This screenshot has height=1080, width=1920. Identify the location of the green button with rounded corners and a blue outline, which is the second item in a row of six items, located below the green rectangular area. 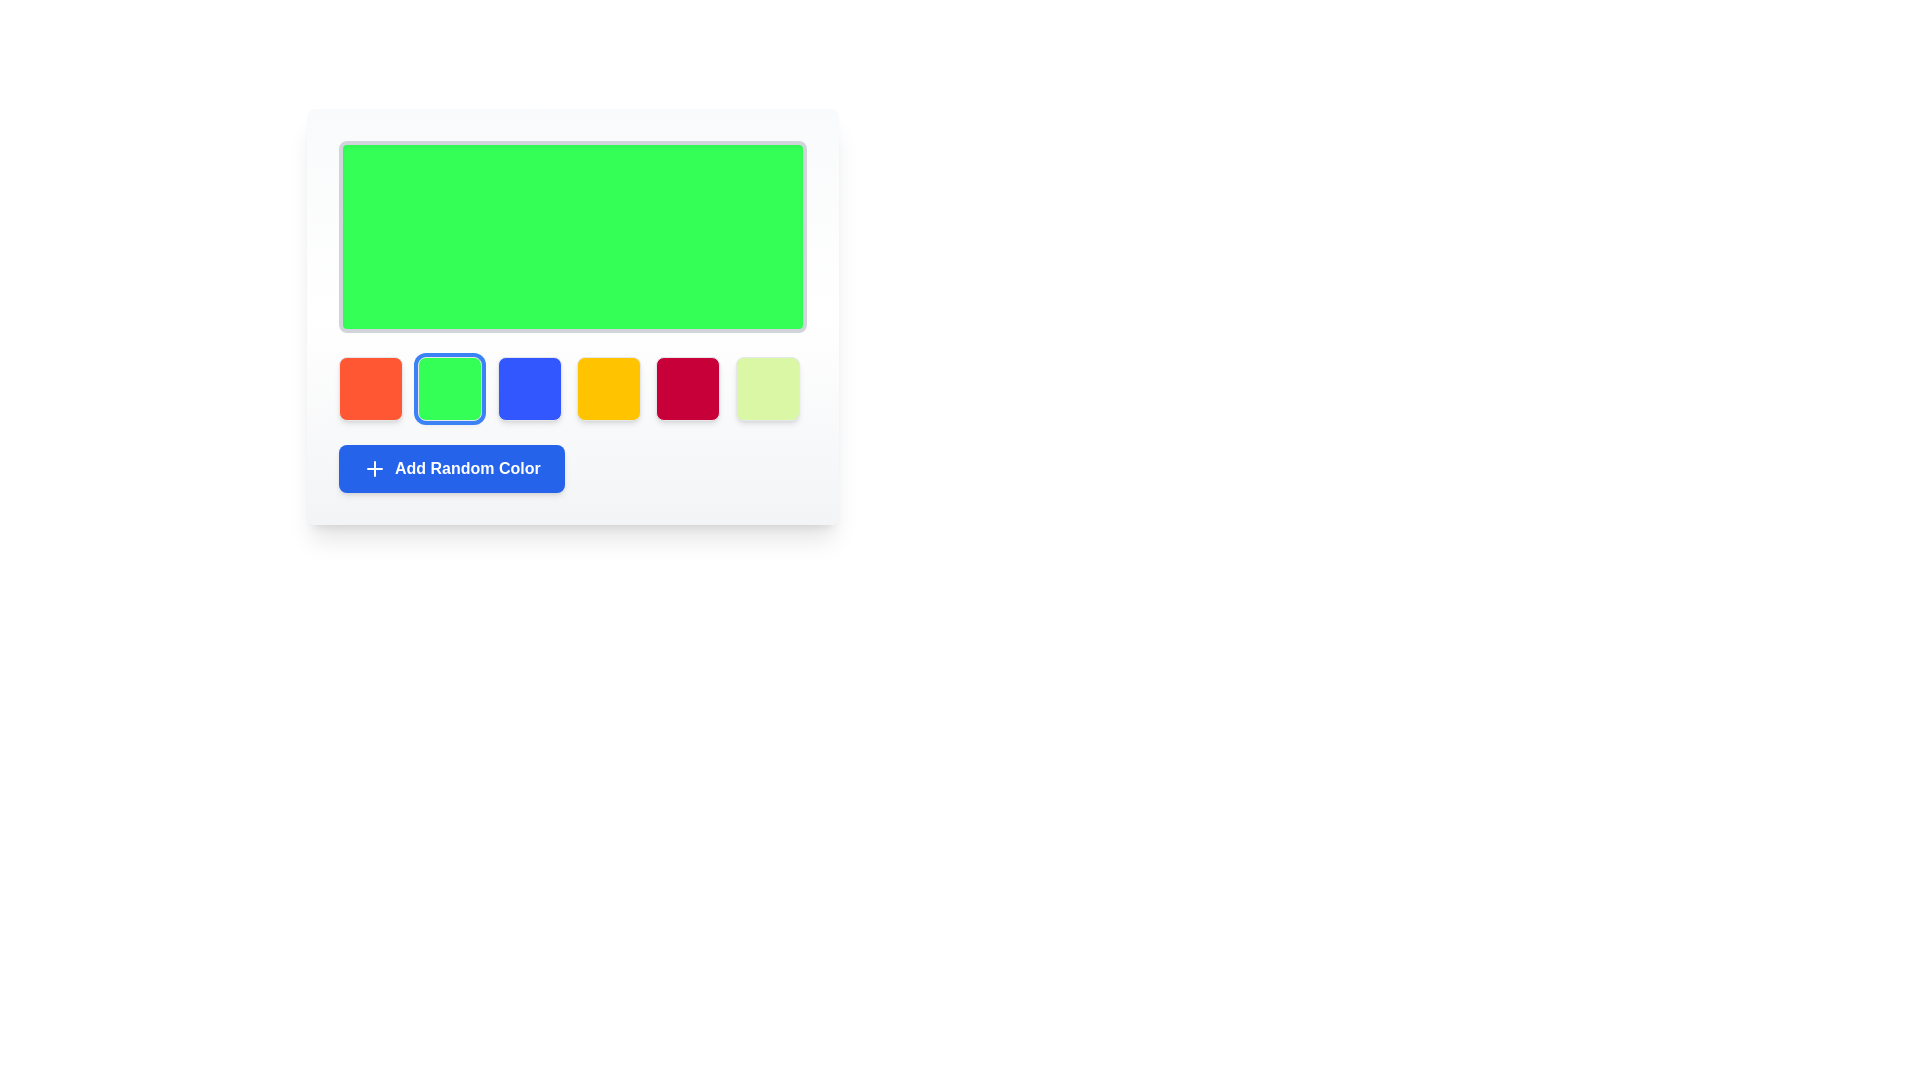
(449, 389).